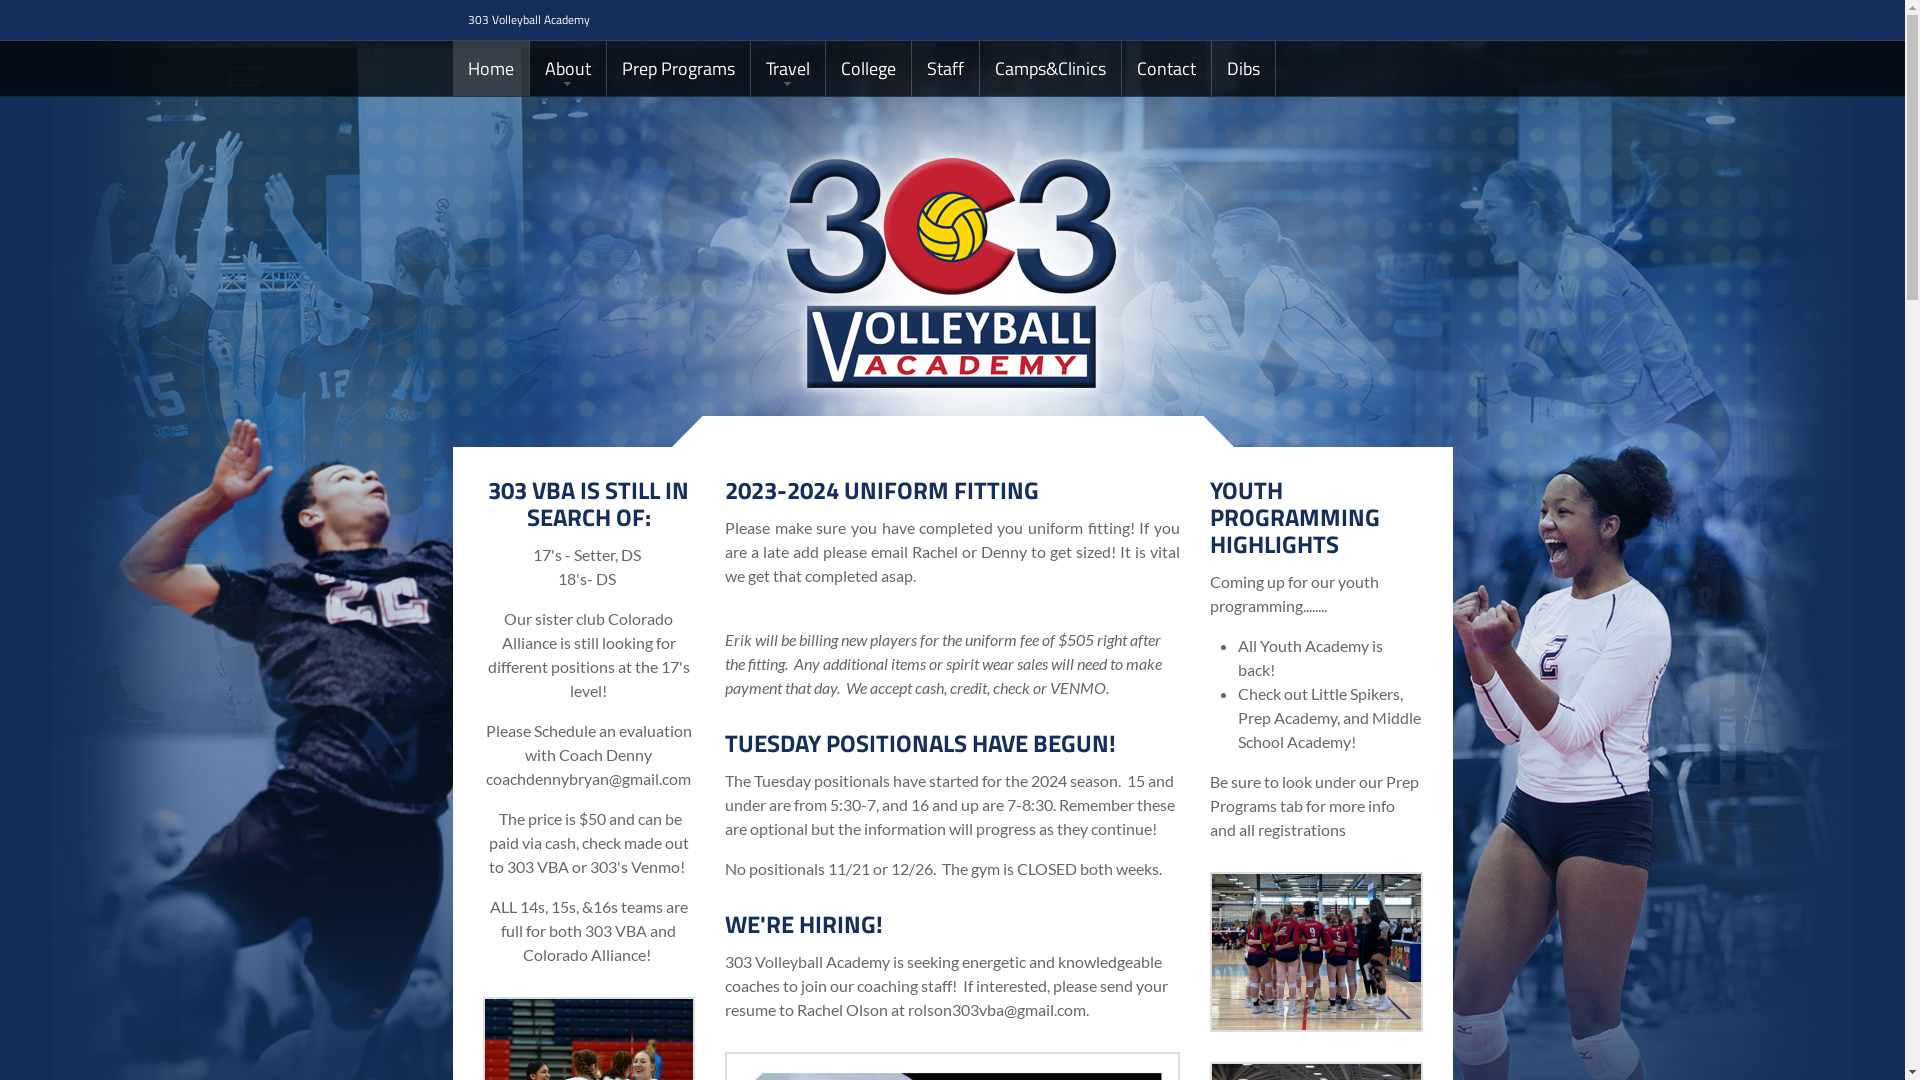  What do you see at coordinates (450, 67) in the screenshot?
I see `'Home'` at bounding box center [450, 67].